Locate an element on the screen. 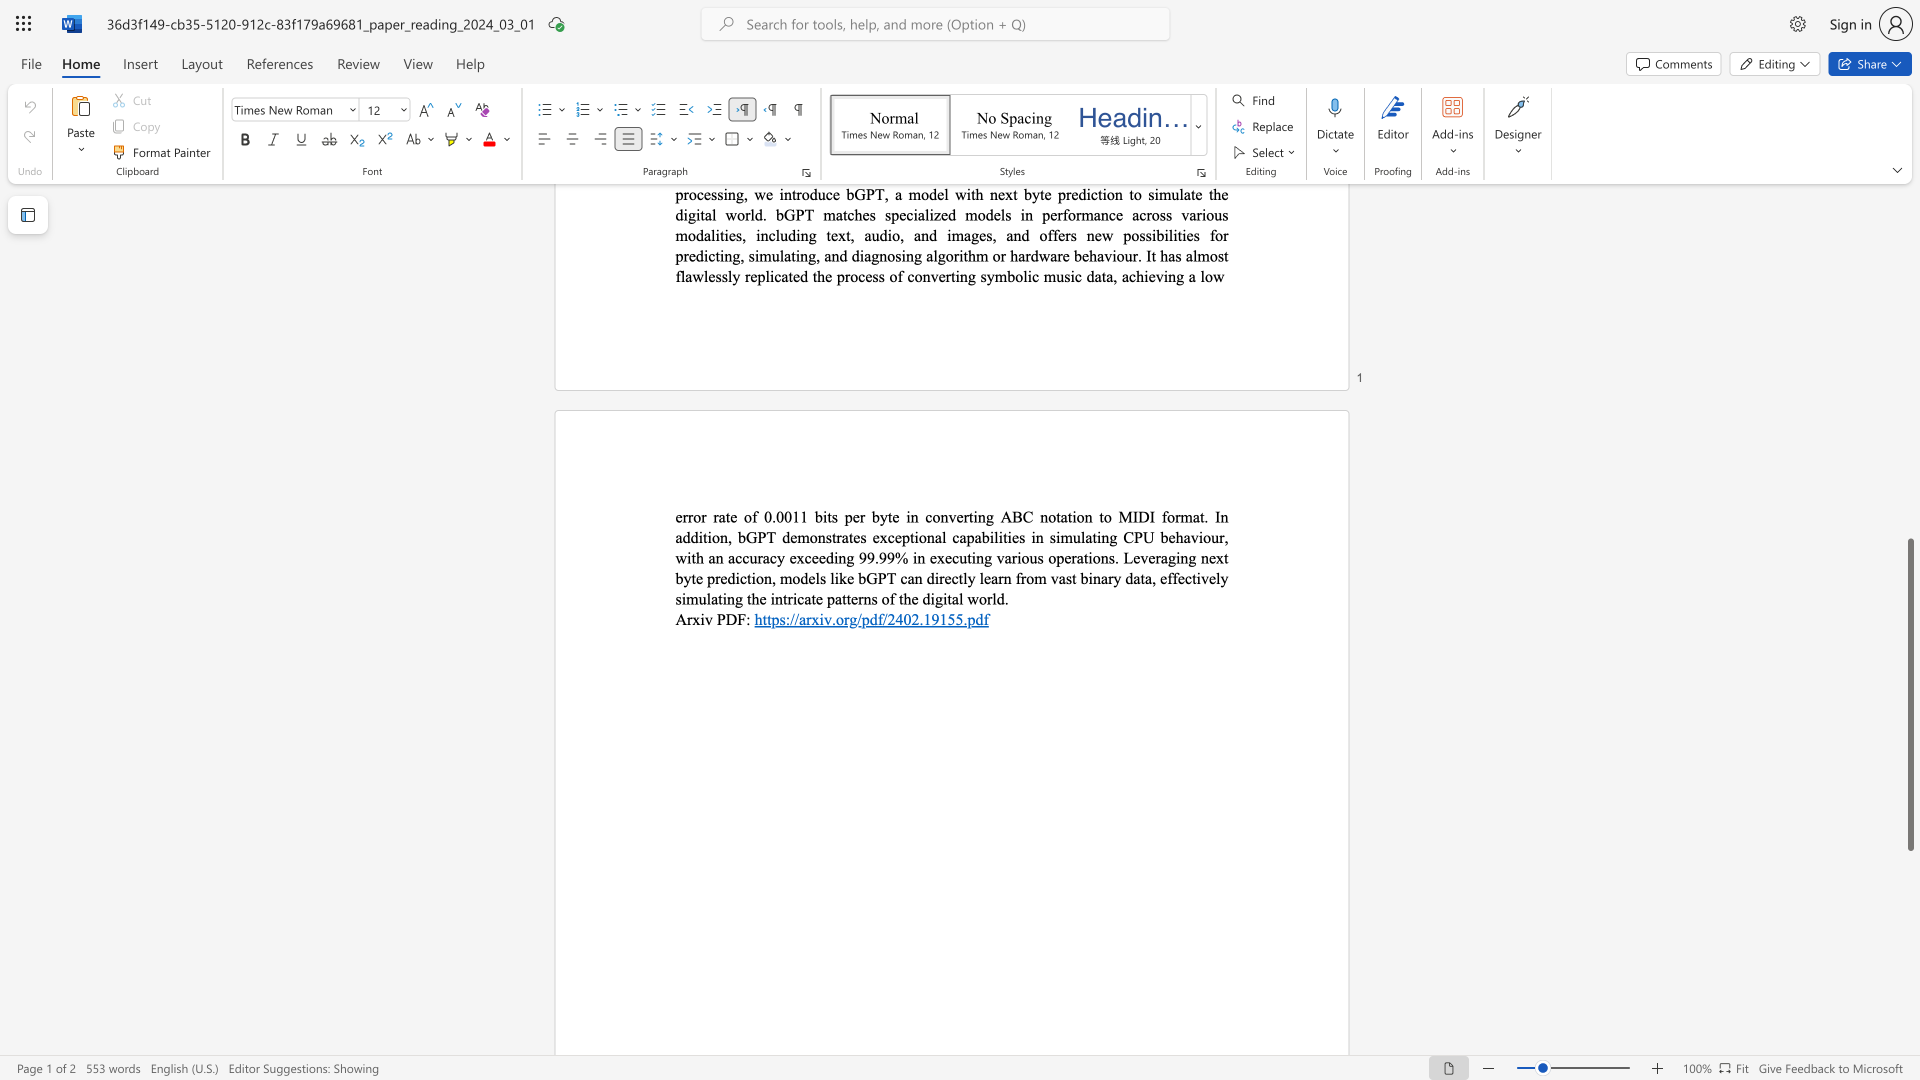 The image size is (1920, 1080). the subset text "2.19155.p" within the text "https://arxiv.org/pdf/2402.19155.pdf" is located at coordinates (910, 618).